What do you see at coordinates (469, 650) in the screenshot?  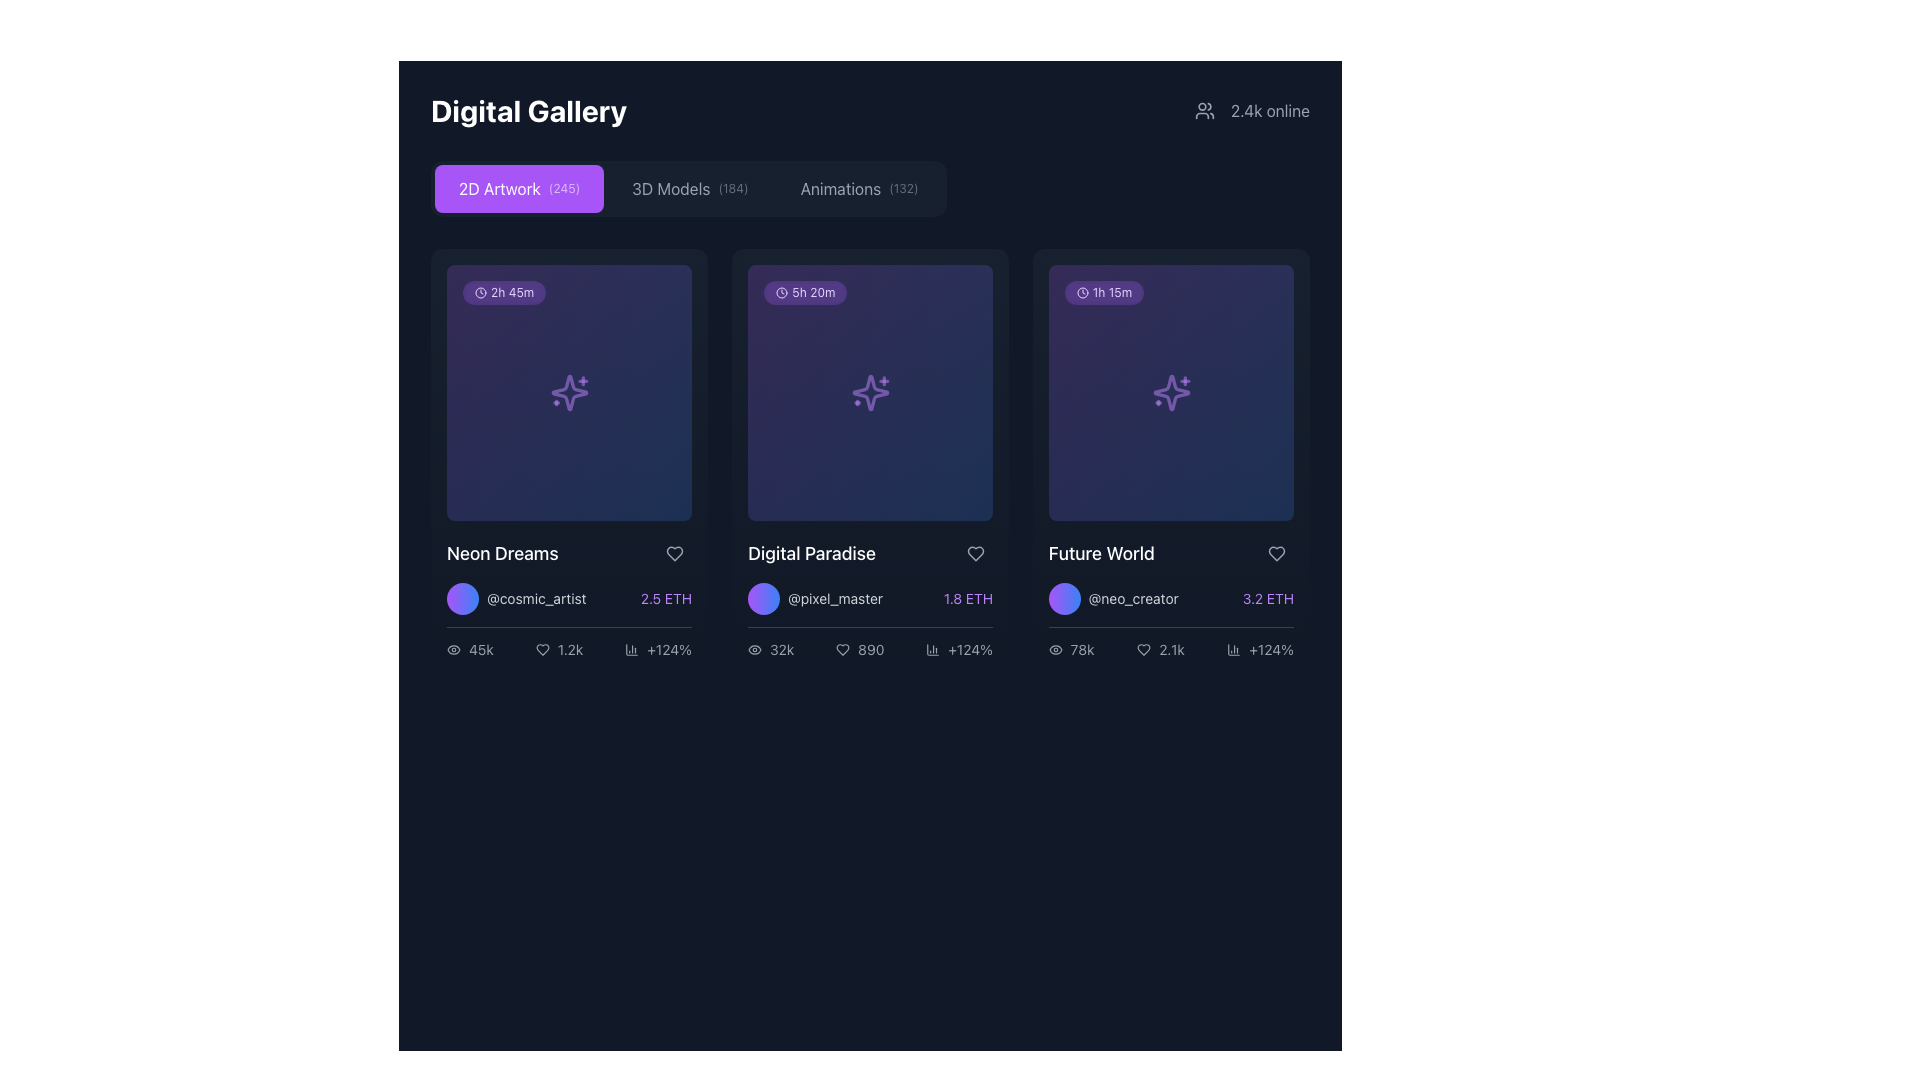 I see `the read-only statistical display element that shows the value '45k' next to an eye icon, located in the lower section of the 'Neon Dreams' card` at bounding box center [469, 650].